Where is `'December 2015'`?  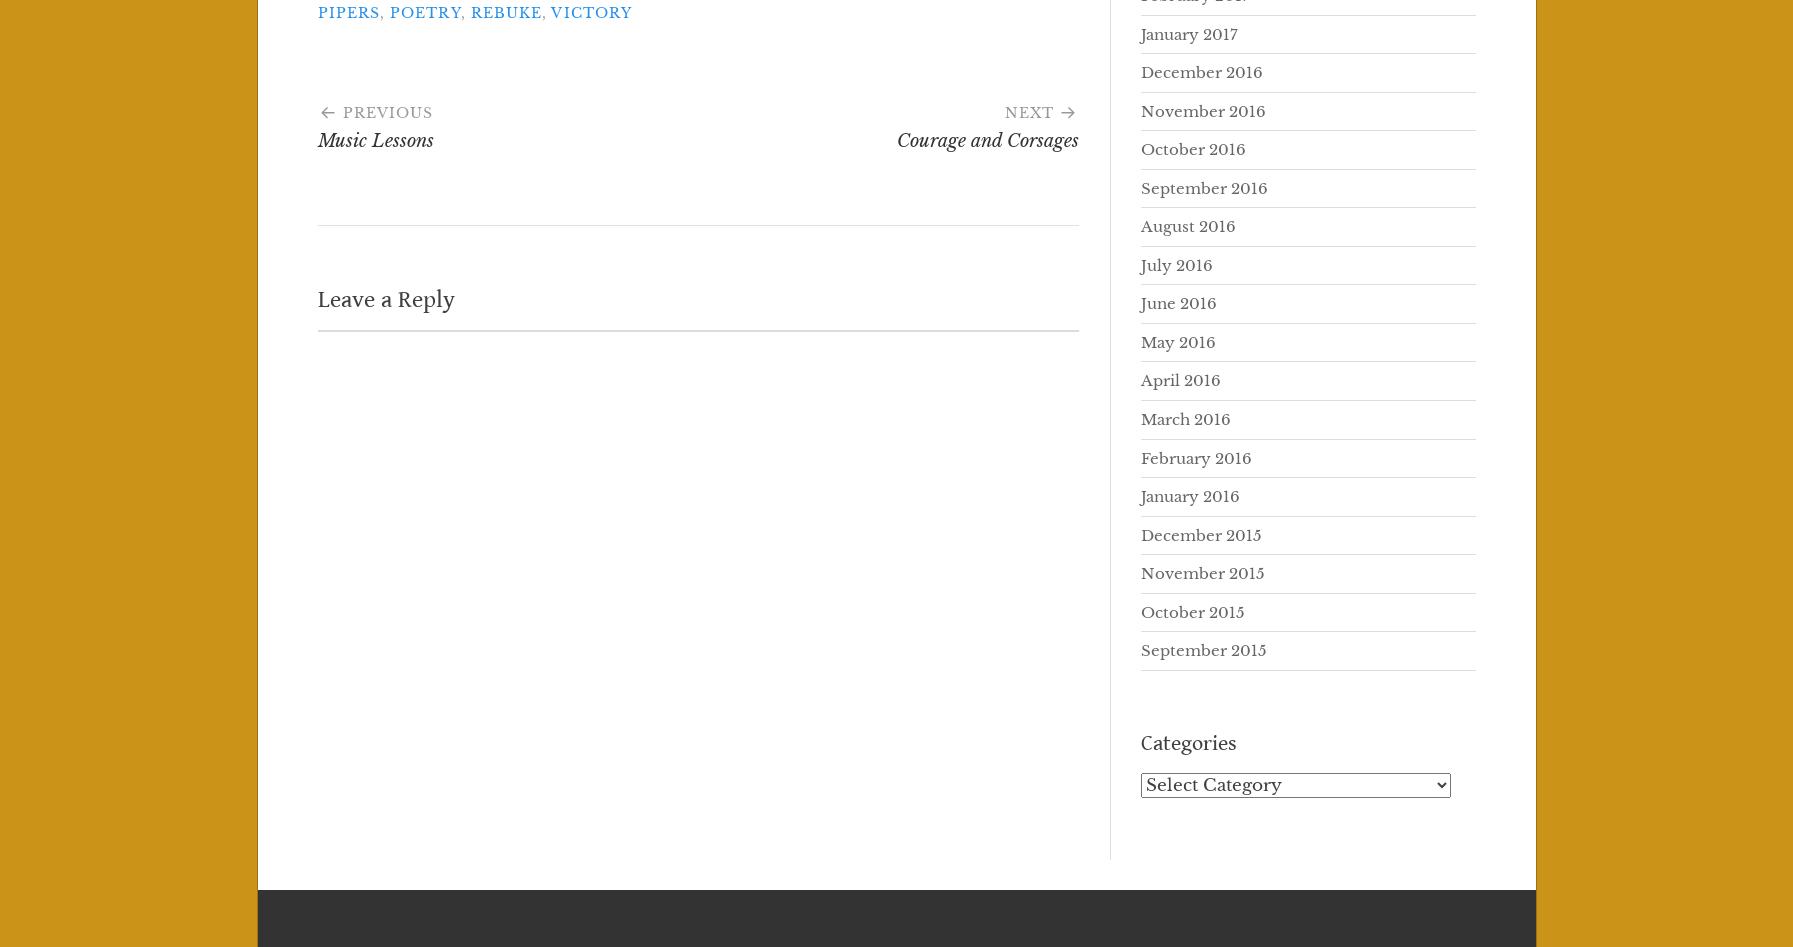 'December 2015' is located at coordinates (1200, 533).